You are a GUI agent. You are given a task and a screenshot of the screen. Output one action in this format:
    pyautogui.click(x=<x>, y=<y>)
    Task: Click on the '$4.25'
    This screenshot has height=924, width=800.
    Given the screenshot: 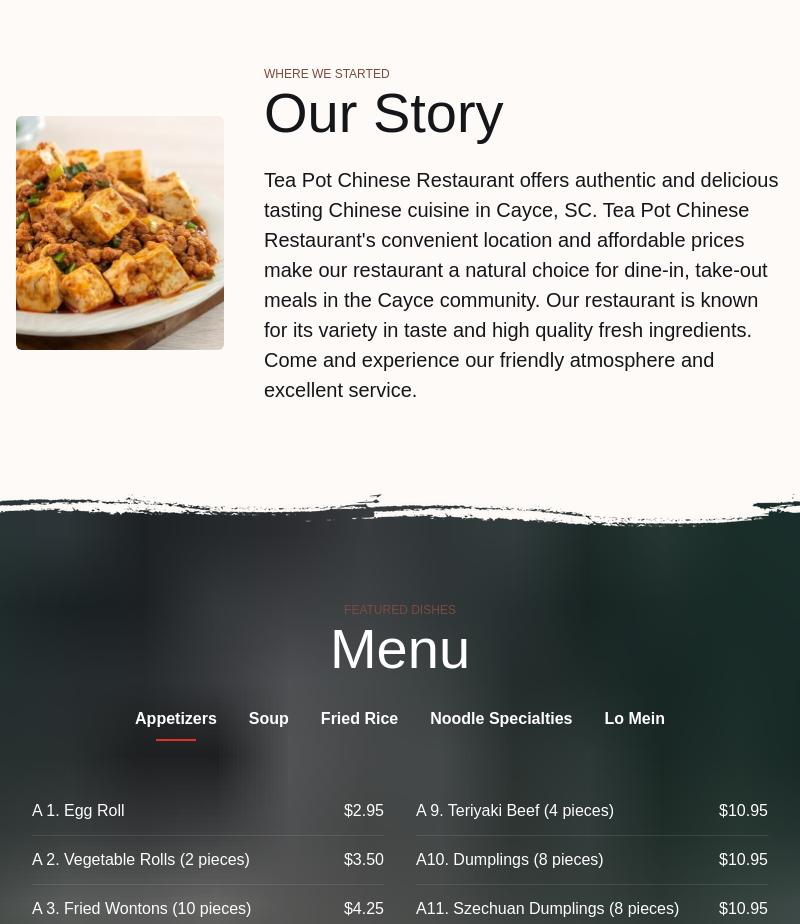 What is the action you would take?
    pyautogui.click(x=343, y=908)
    